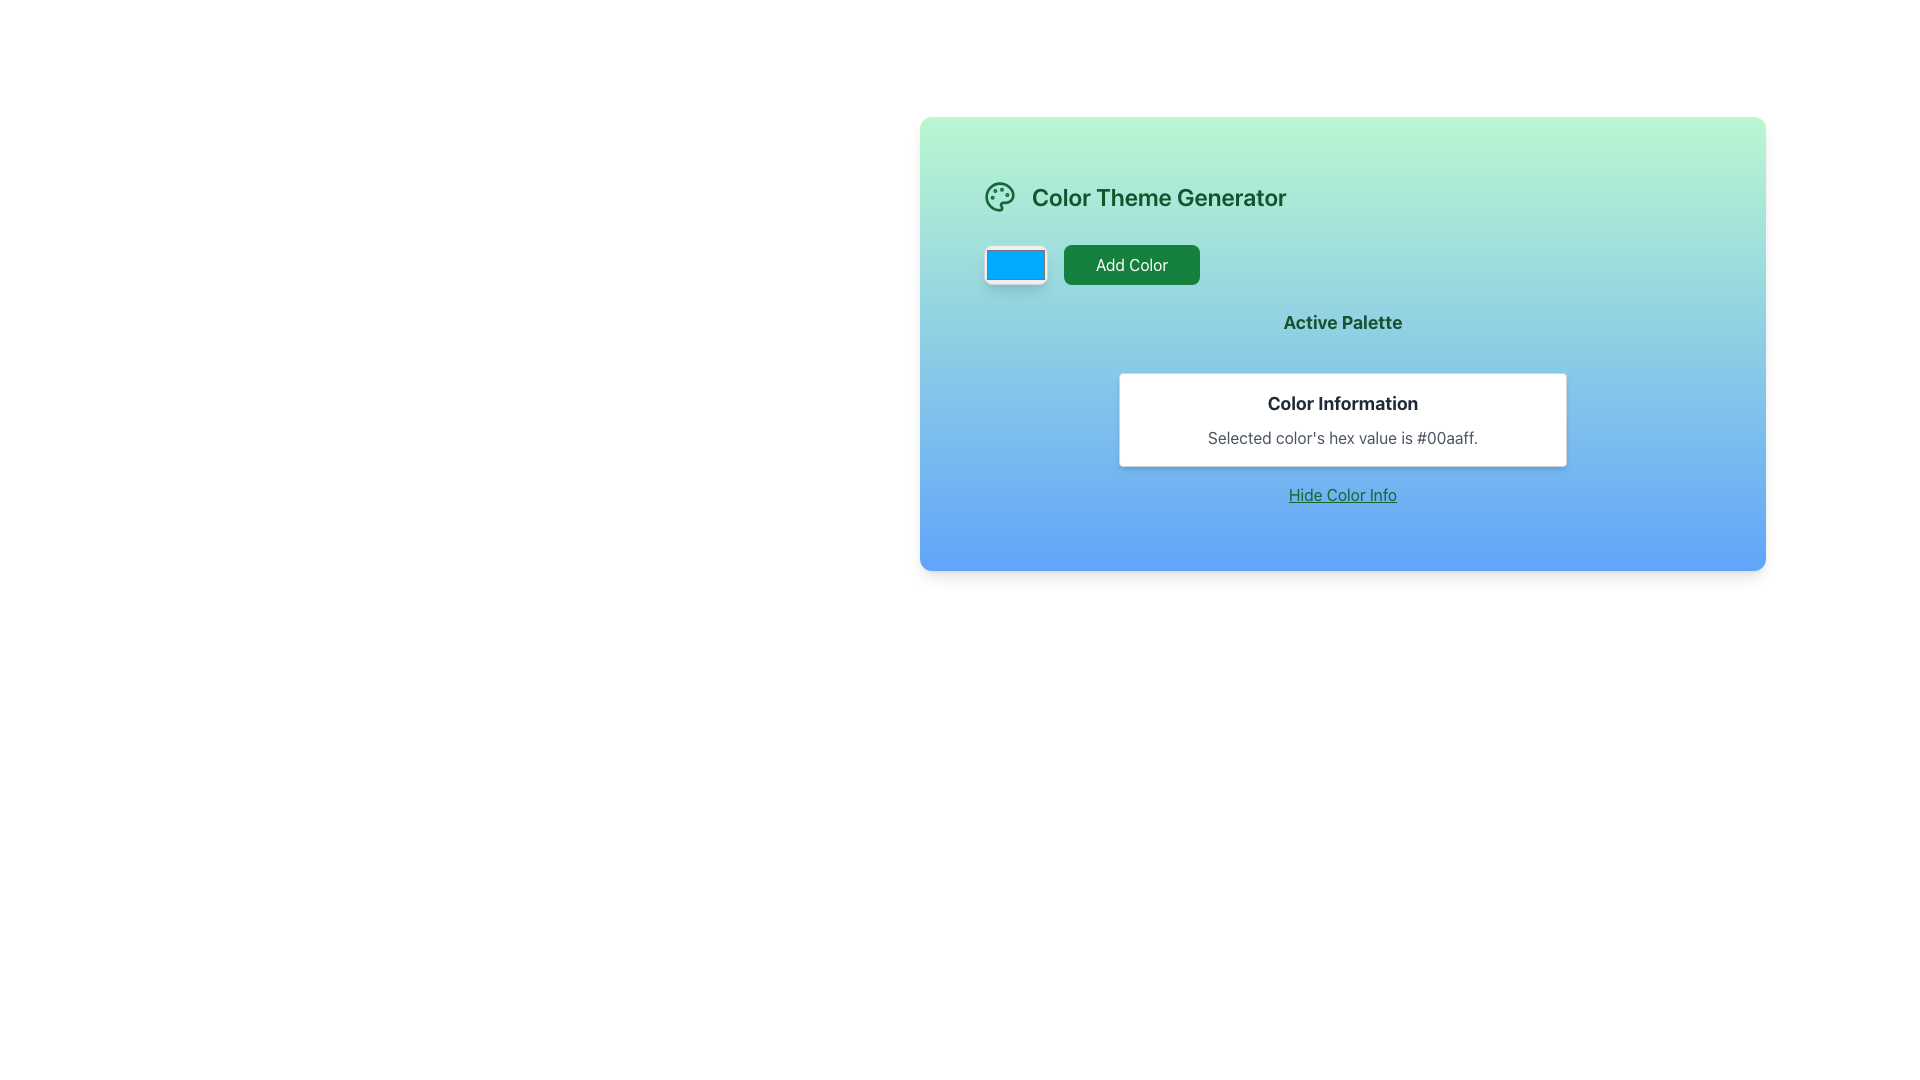 The image size is (1920, 1080). Describe the element at coordinates (999, 196) in the screenshot. I see `the decorative branding icon located at the top left corner of the window, next to the text title 'Color Theme Generator'` at that location.